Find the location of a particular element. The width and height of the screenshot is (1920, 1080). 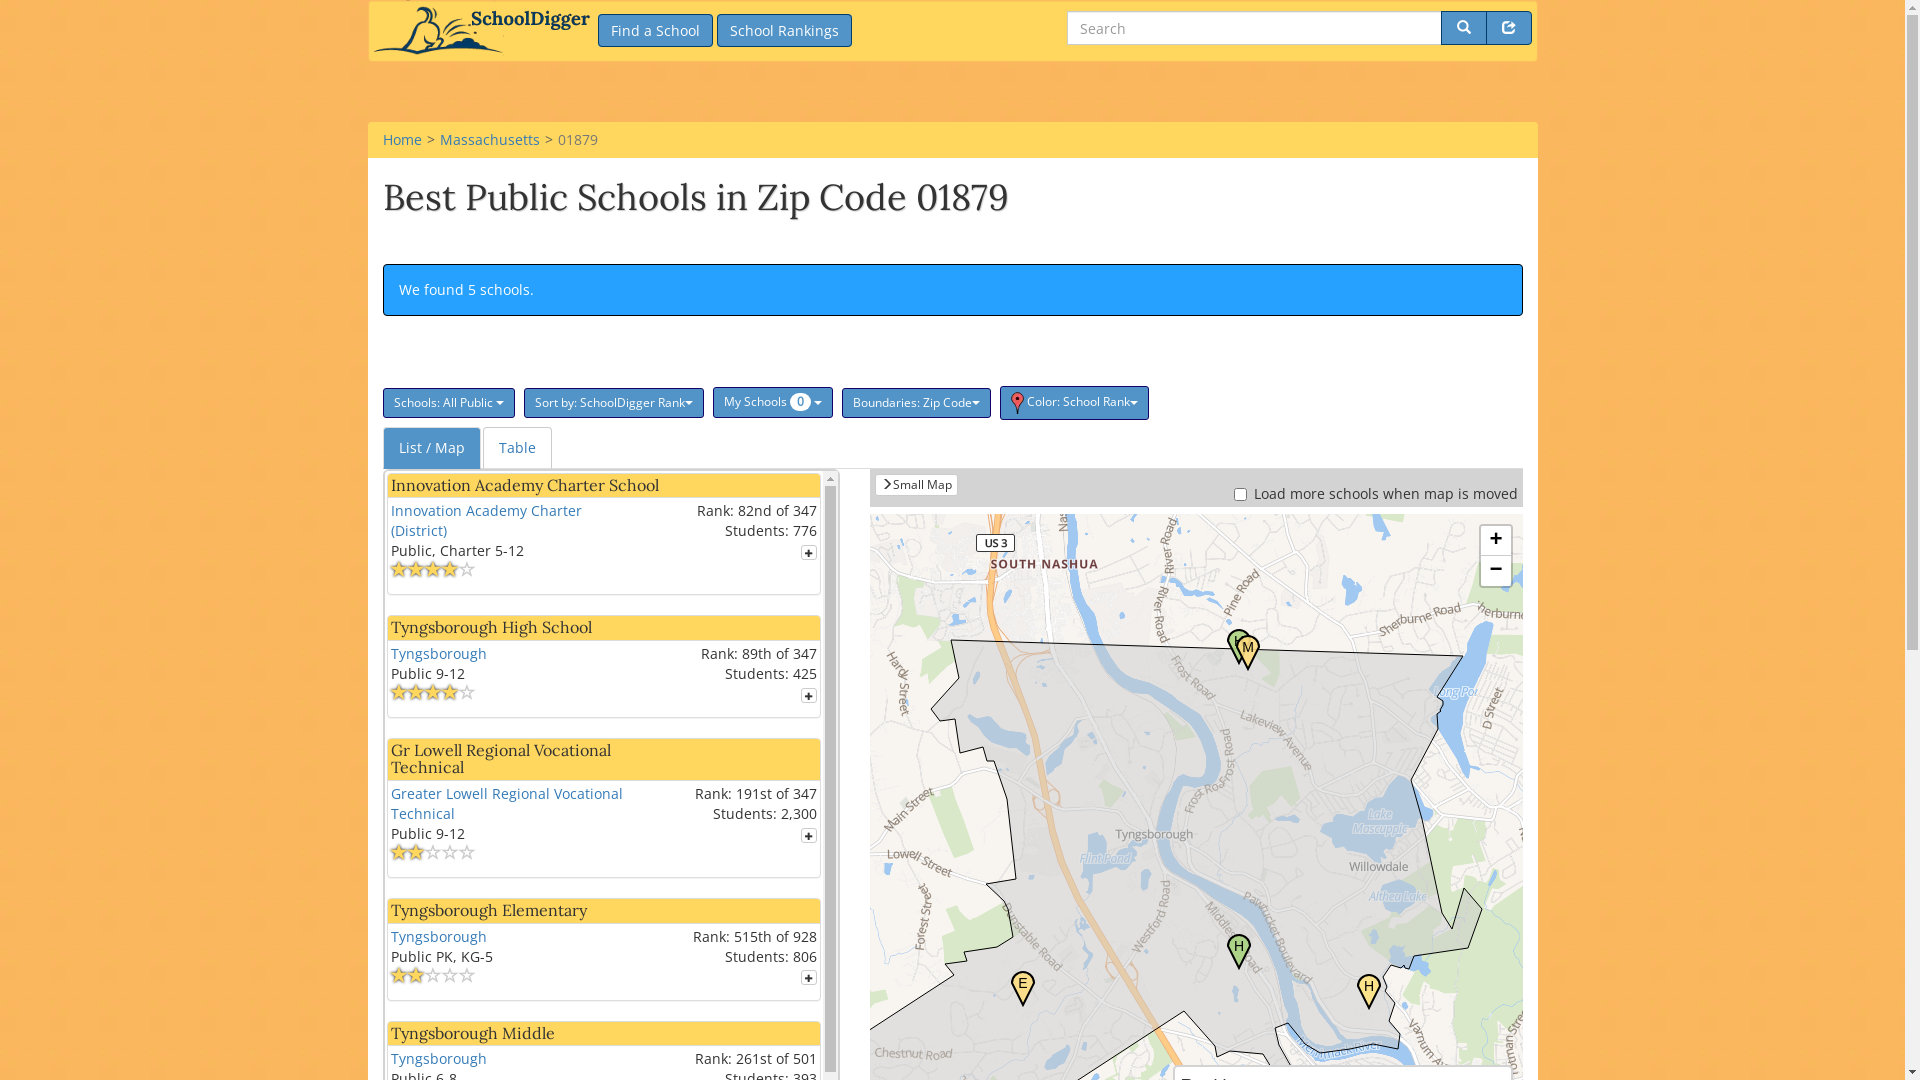

'Greater Lowell Regional Vocational Technical' is located at coordinates (505, 802).